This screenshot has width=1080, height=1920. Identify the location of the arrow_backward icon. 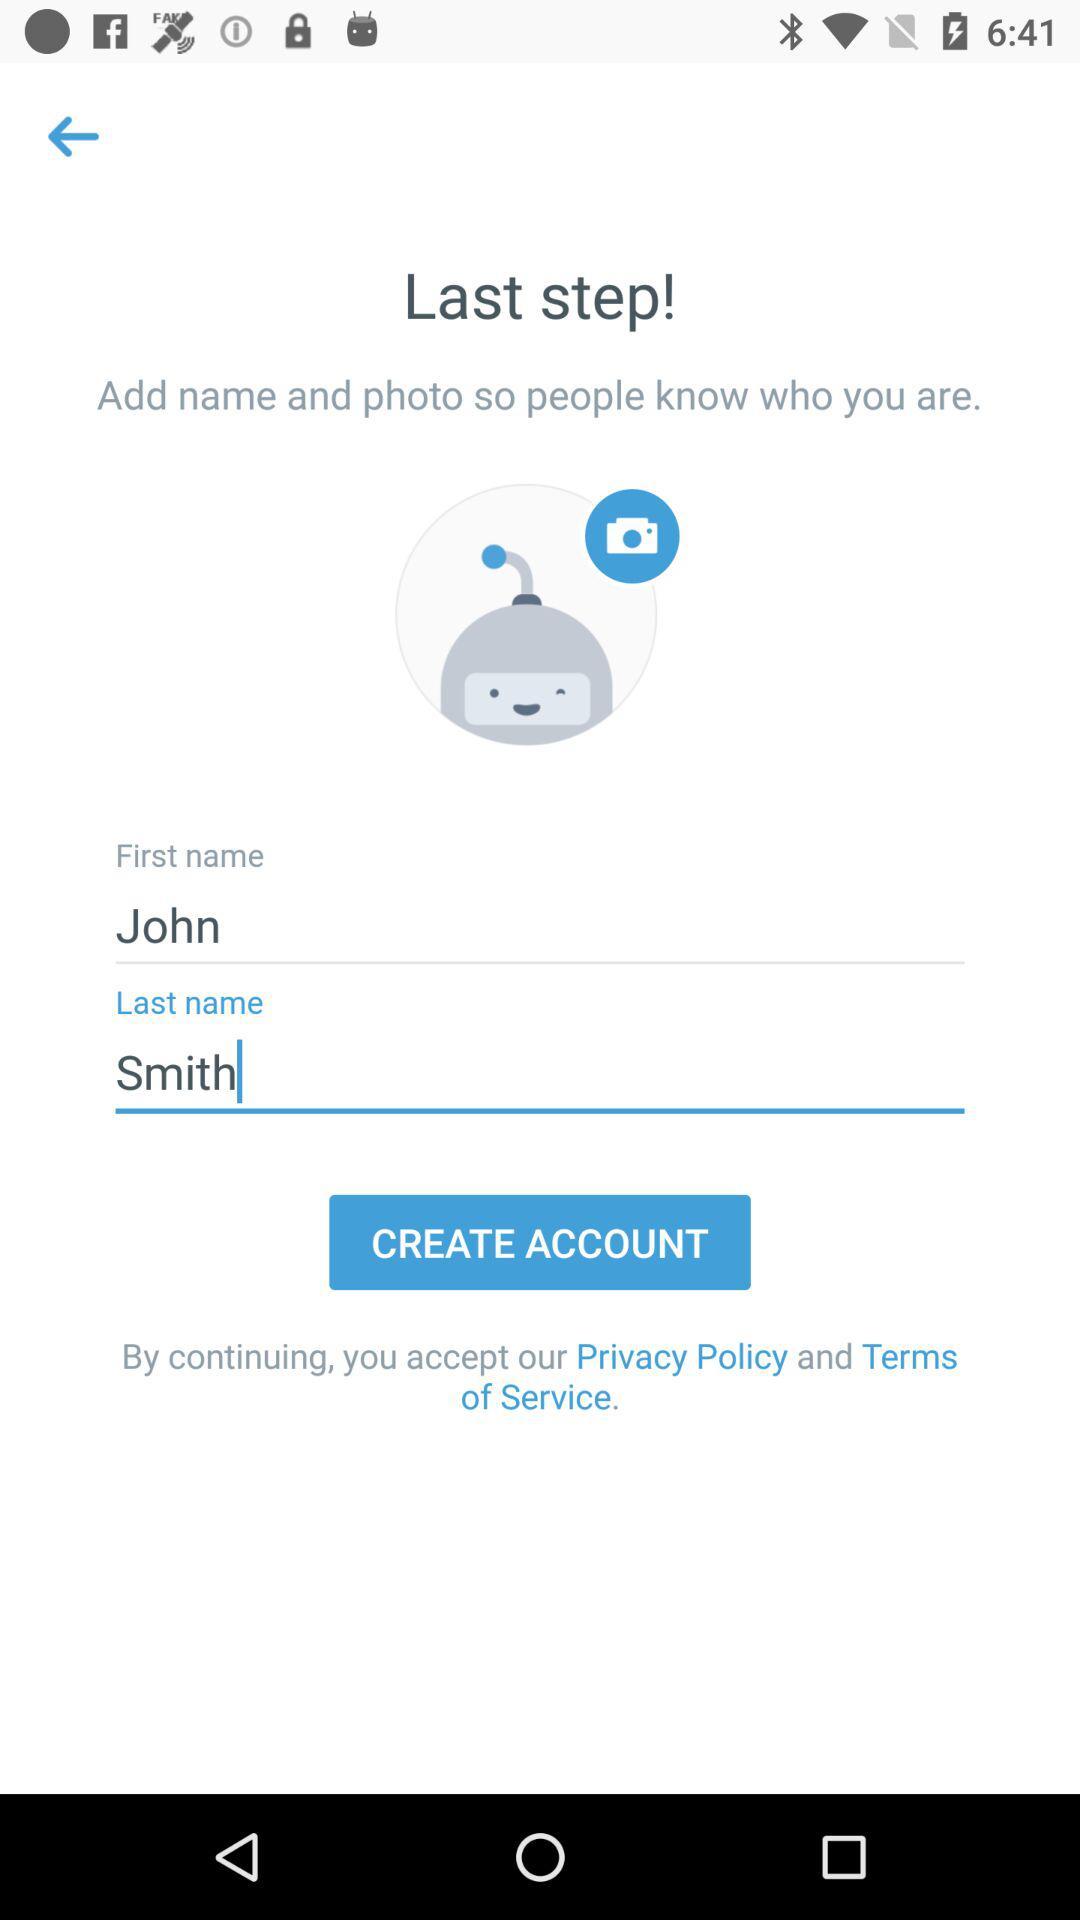
(72, 135).